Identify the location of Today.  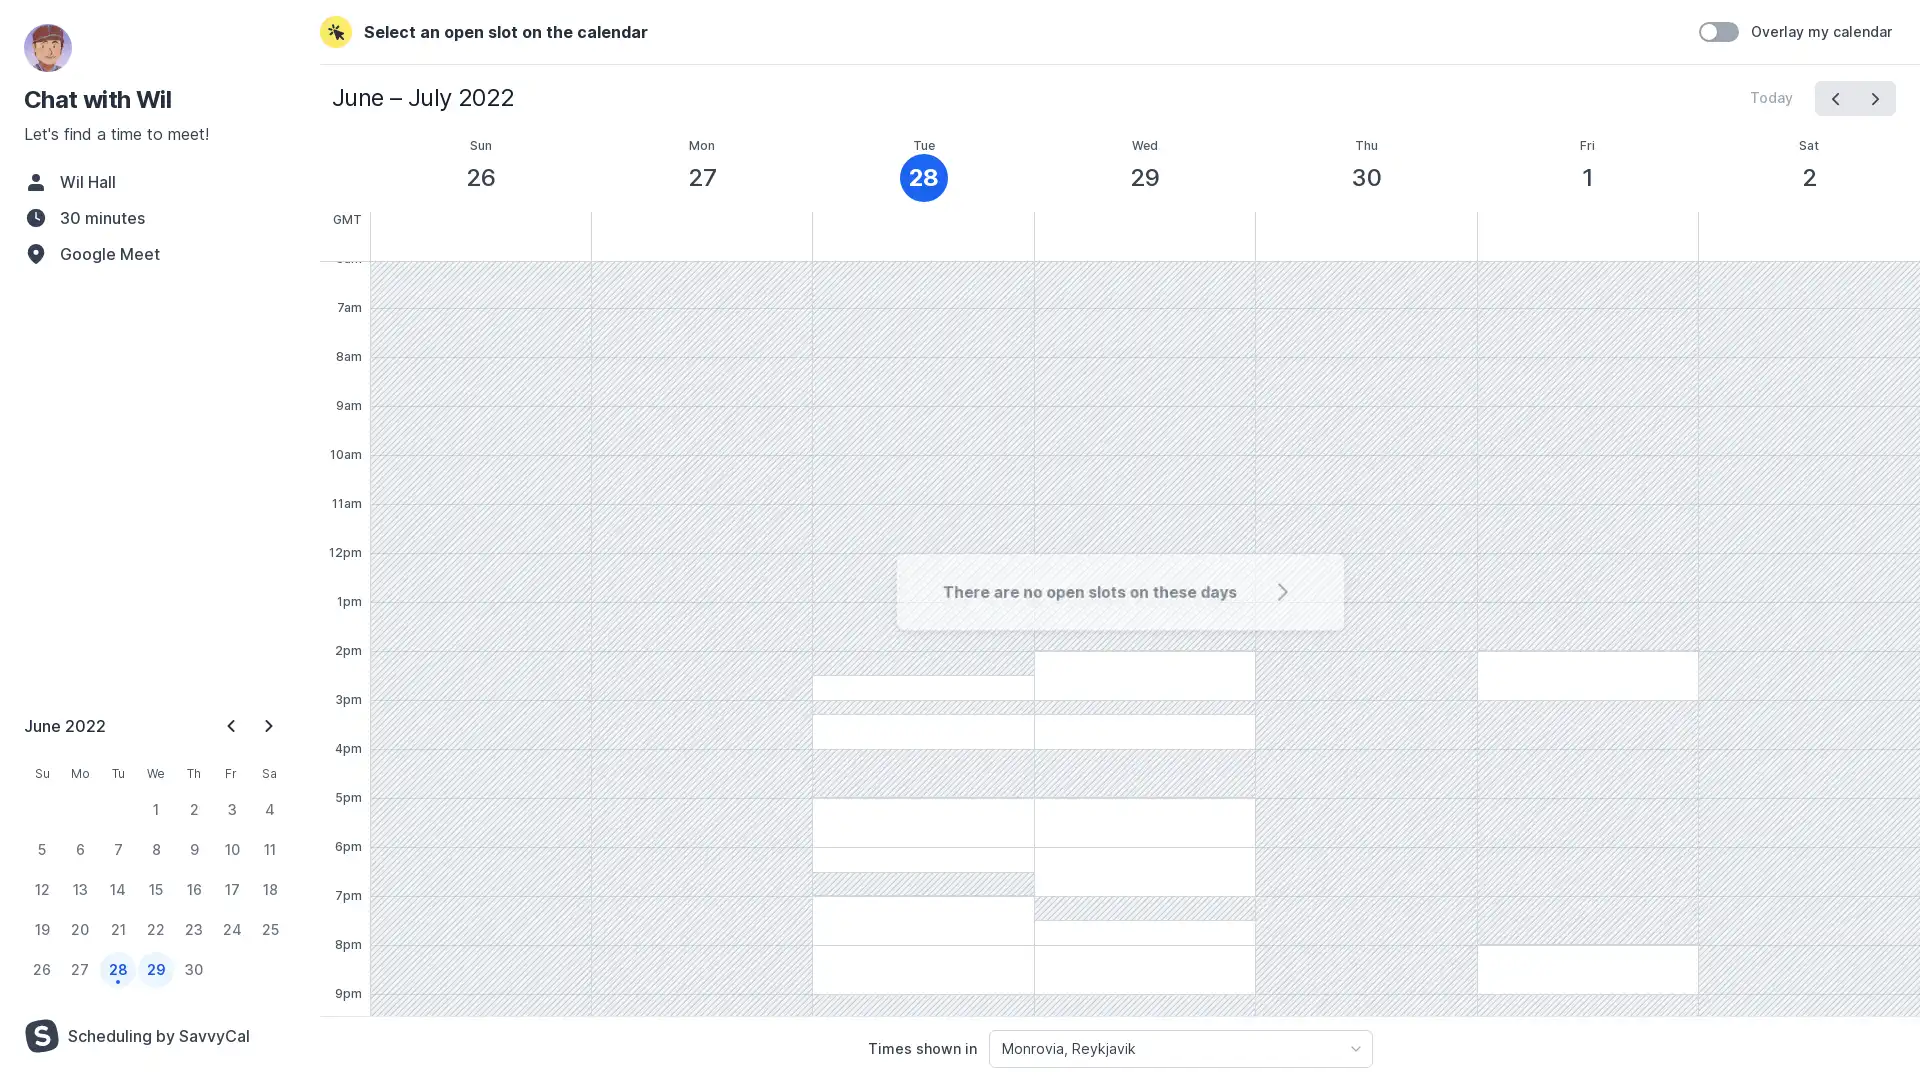
(1770, 97).